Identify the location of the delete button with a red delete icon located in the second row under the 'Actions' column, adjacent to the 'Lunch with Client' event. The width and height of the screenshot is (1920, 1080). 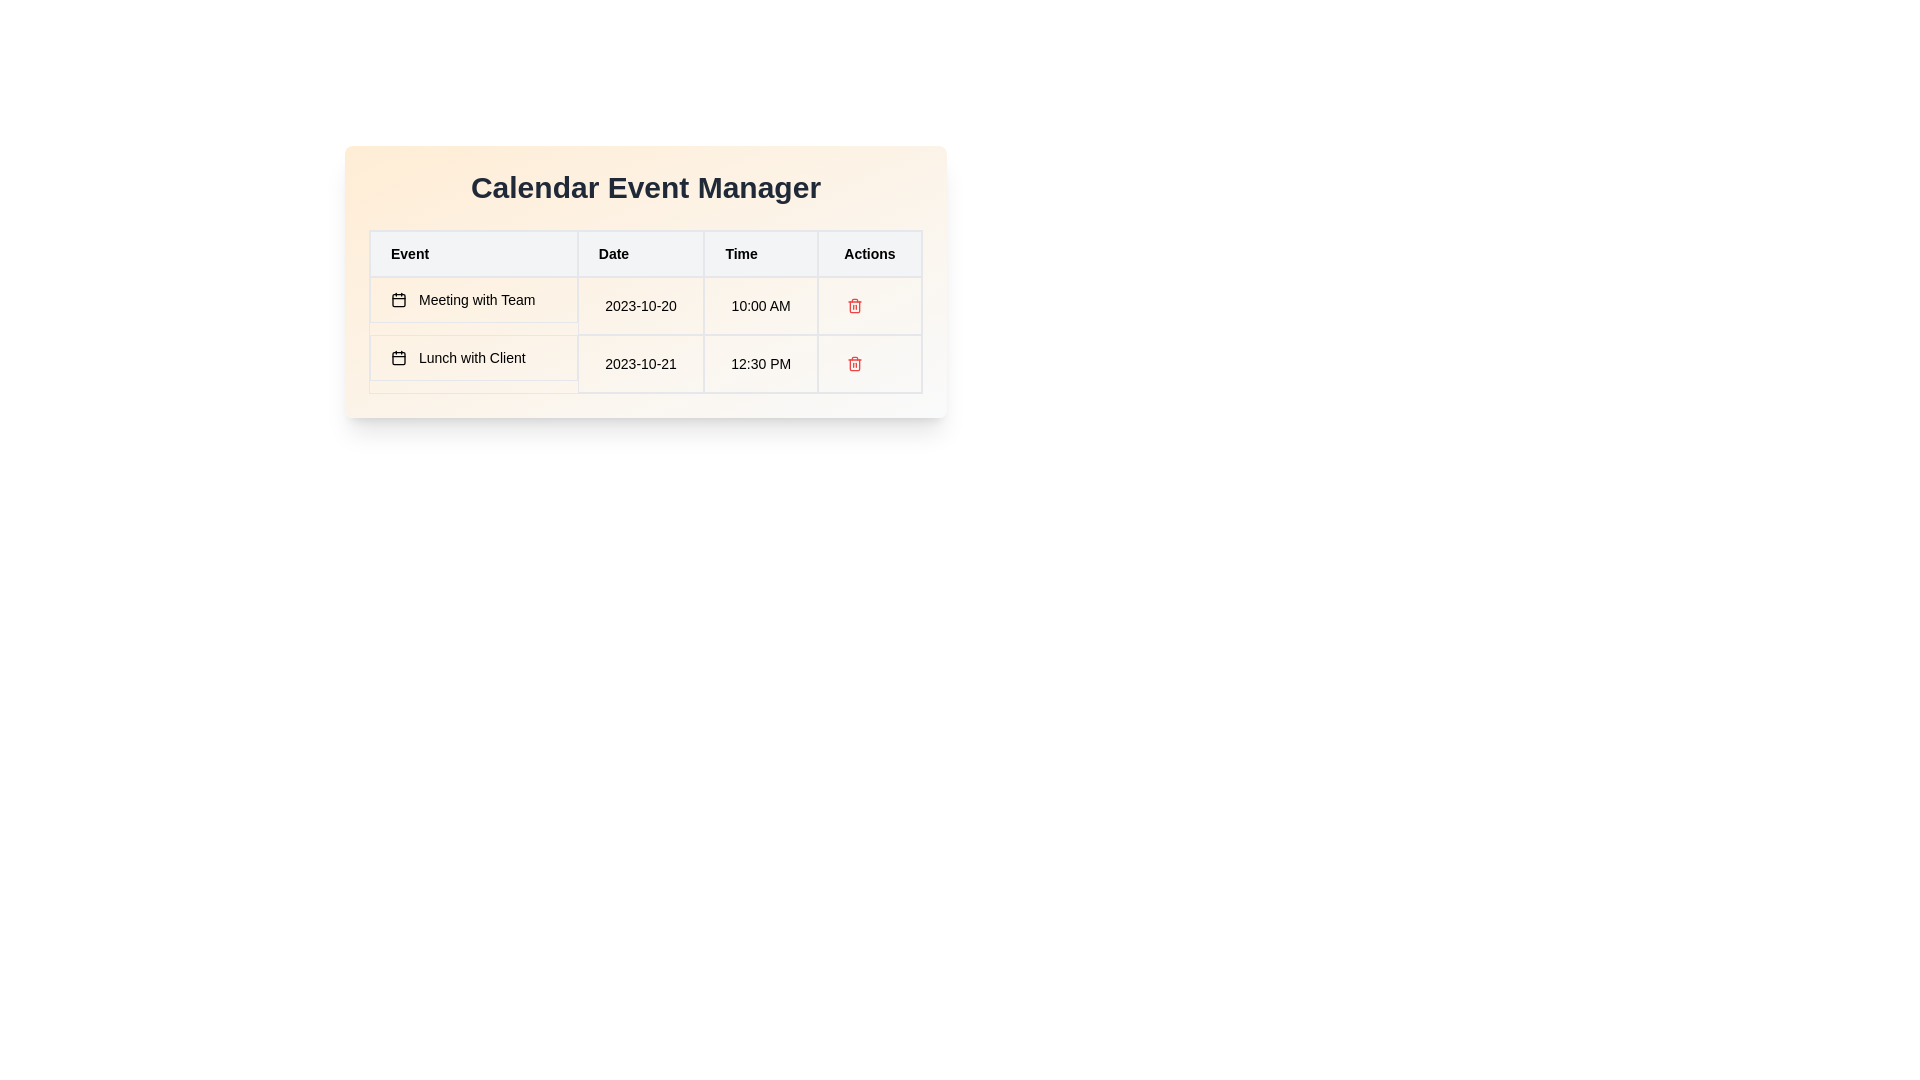
(869, 363).